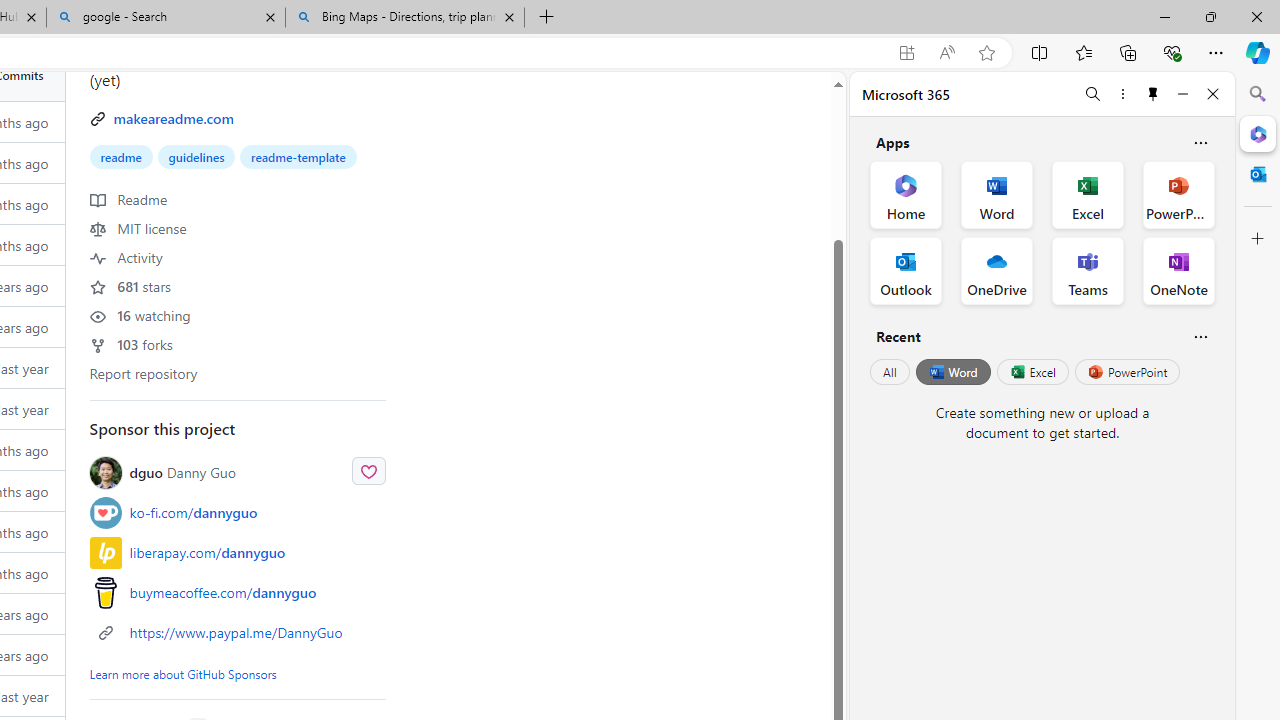 This screenshot has width=1280, height=720. I want to click on 'Unpin side pane', so click(1153, 93).